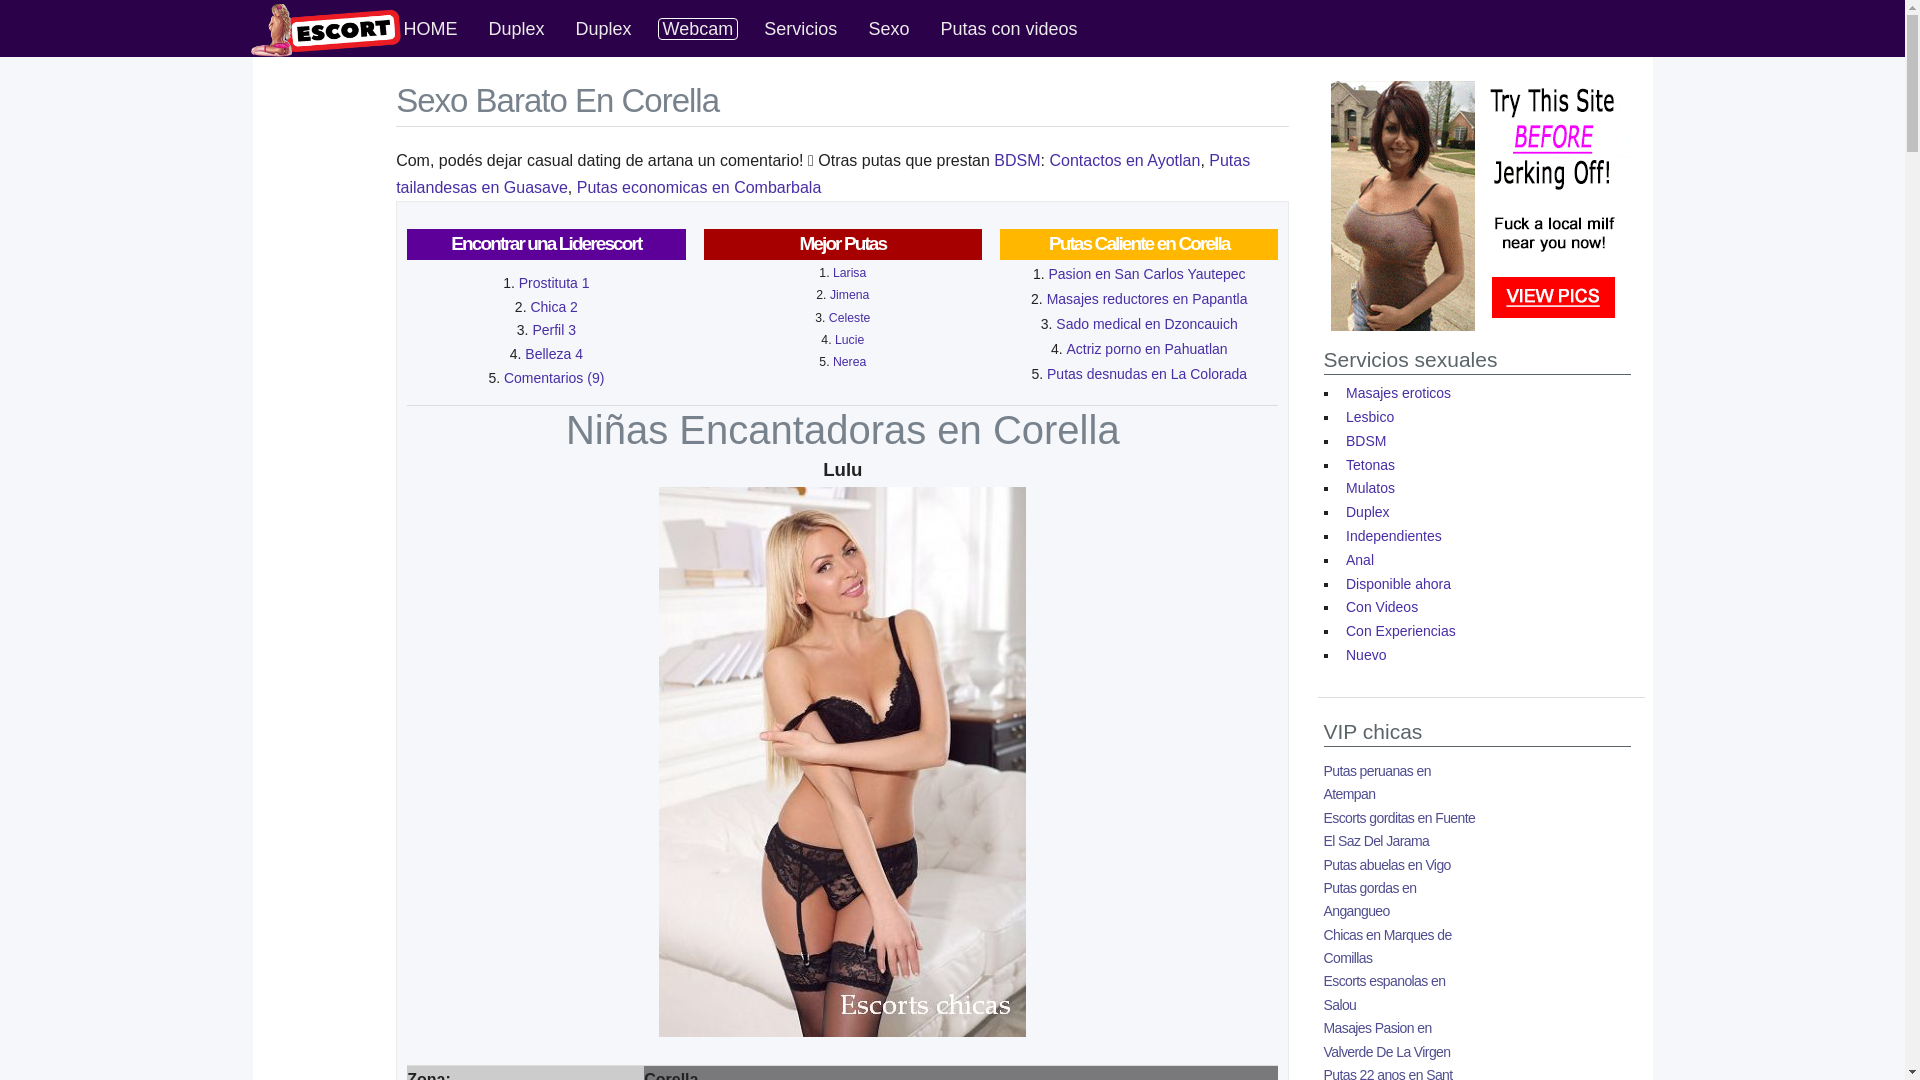 The image size is (1920, 1080). Describe the element at coordinates (1368, 415) in the screenshot. I see `'Lesbico'` at that location.